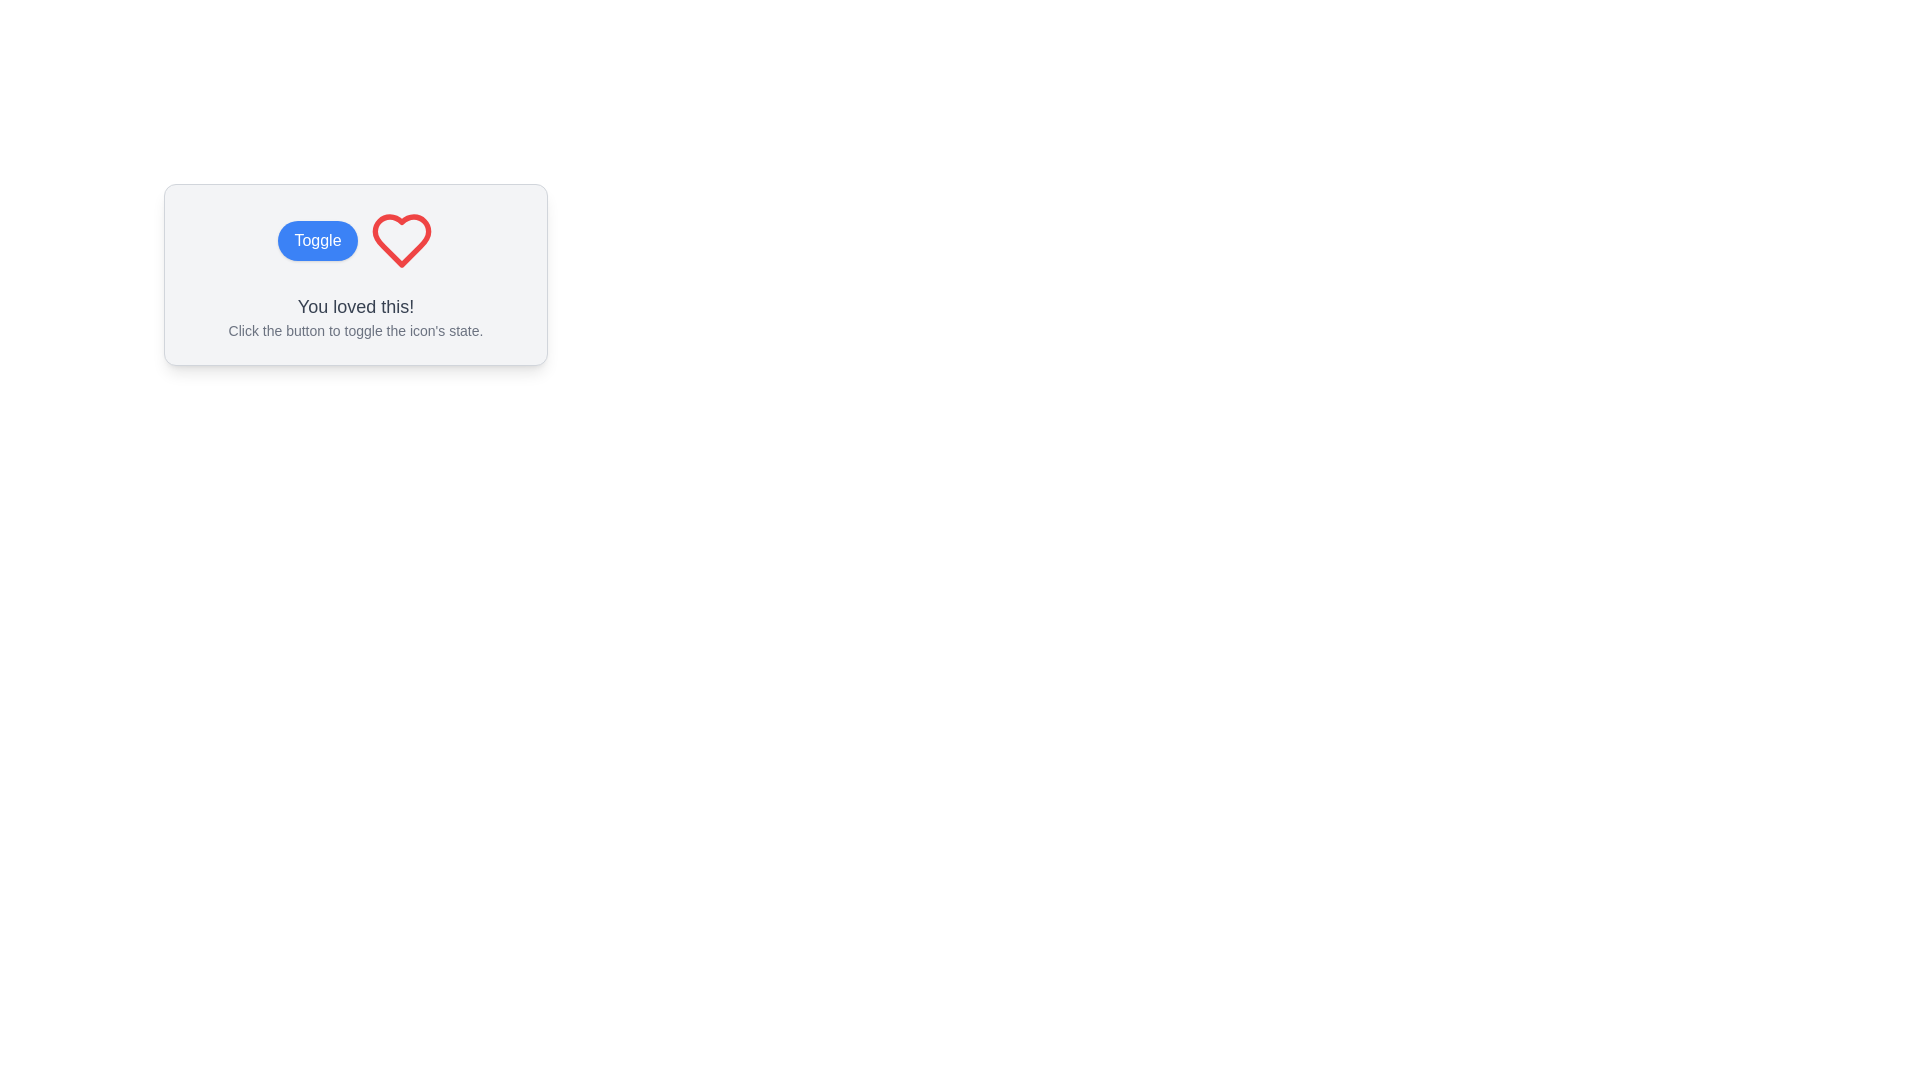 The width and height of the screenshot is (1920, 1080). Describe the element at coordinates (355, 307) in the screenshot. I see `the text label displaying 'You loved this!' which is styled in dark gray color and located below a heart icon and a toggle button` at that location.